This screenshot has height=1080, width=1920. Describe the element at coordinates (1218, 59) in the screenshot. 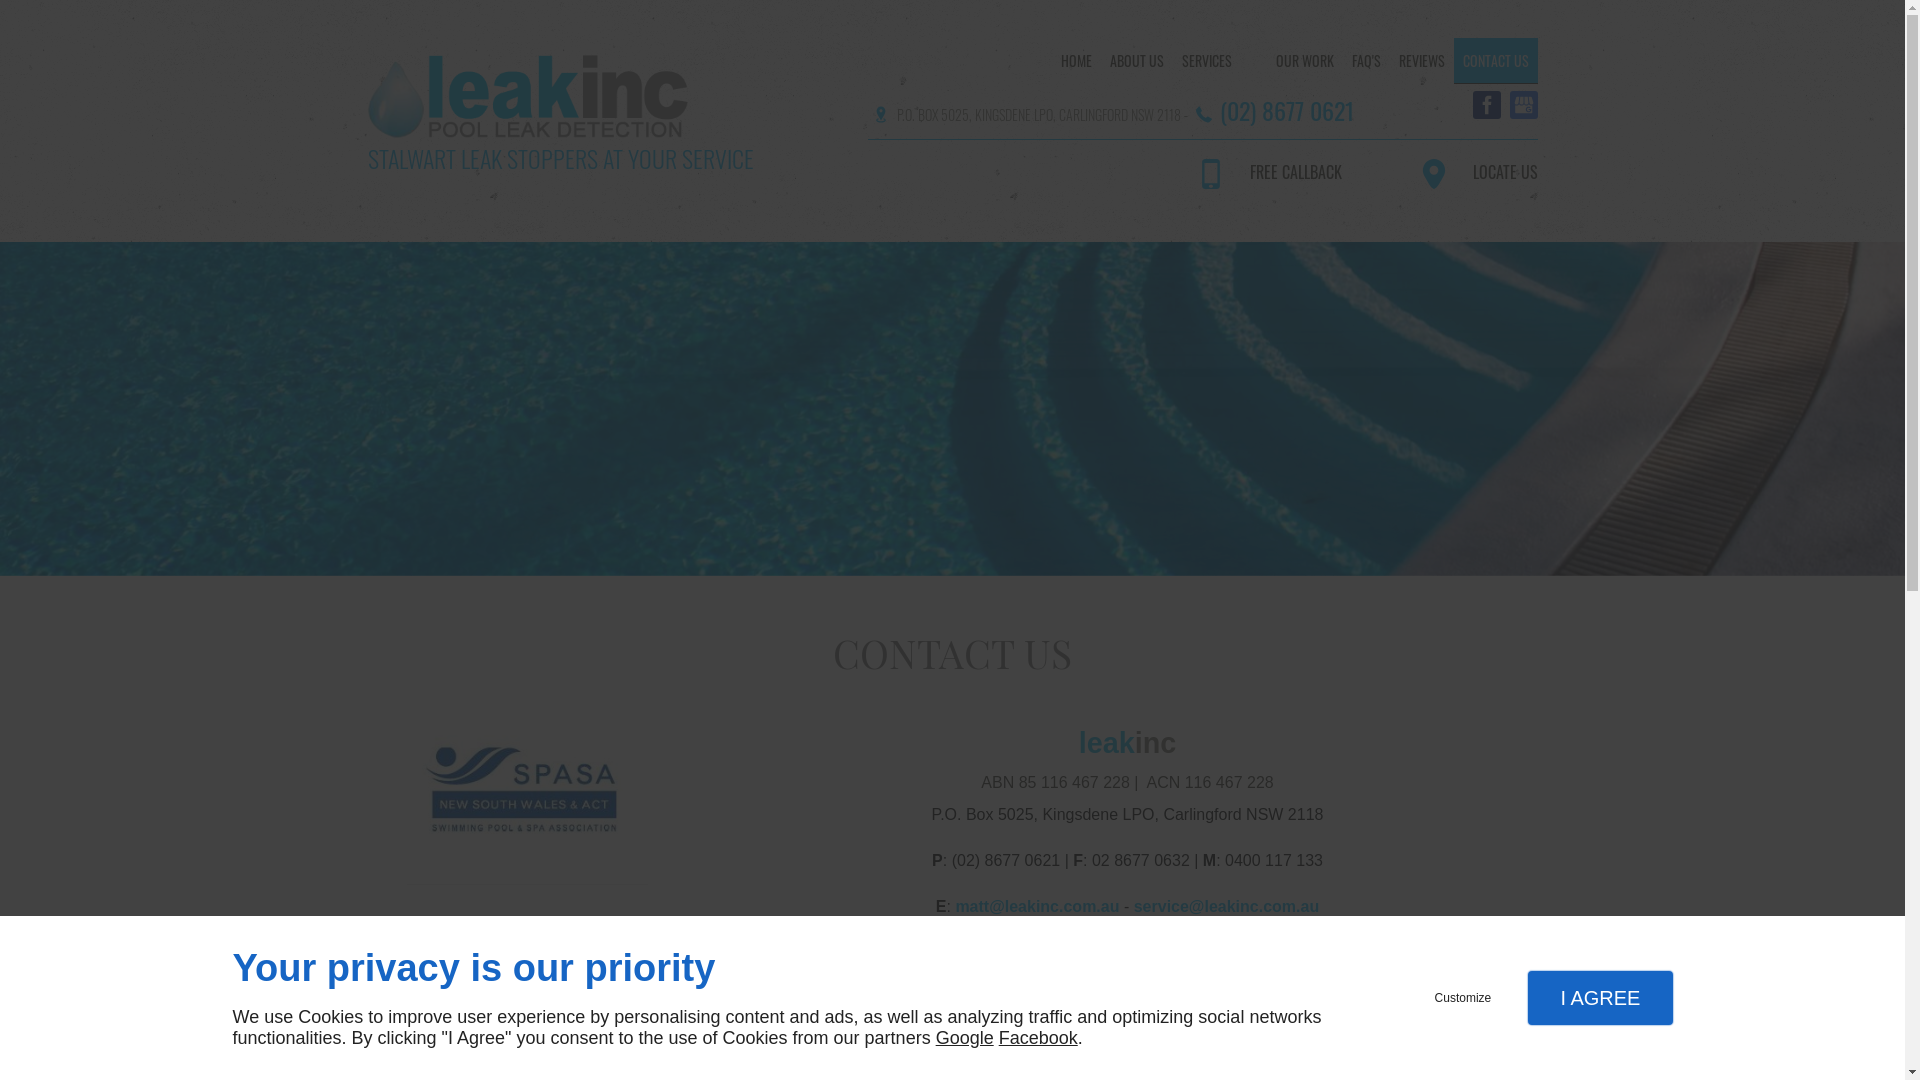

I see `'SERVICES'` at that location.